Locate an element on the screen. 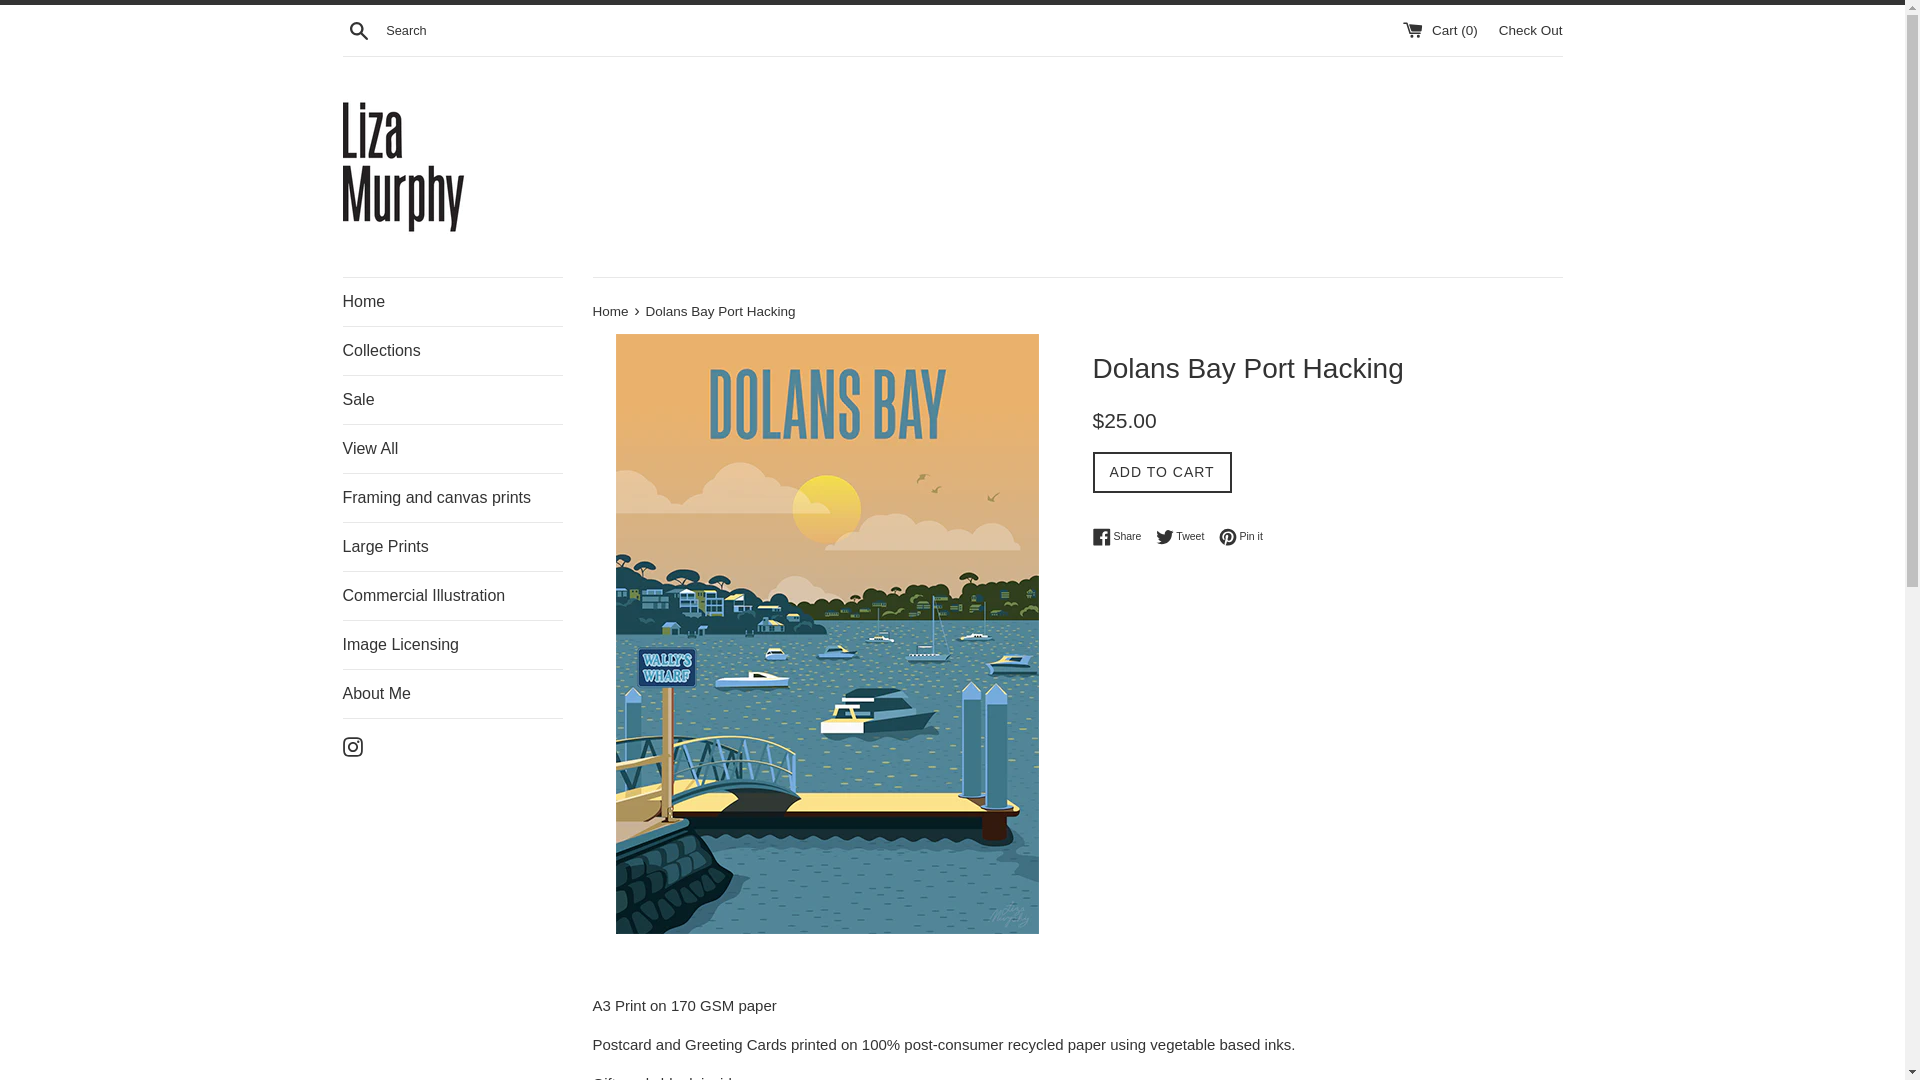 This screenshot has height=1080, width=1920. 'Cart (0)' is located at coordinates (1441, 29).